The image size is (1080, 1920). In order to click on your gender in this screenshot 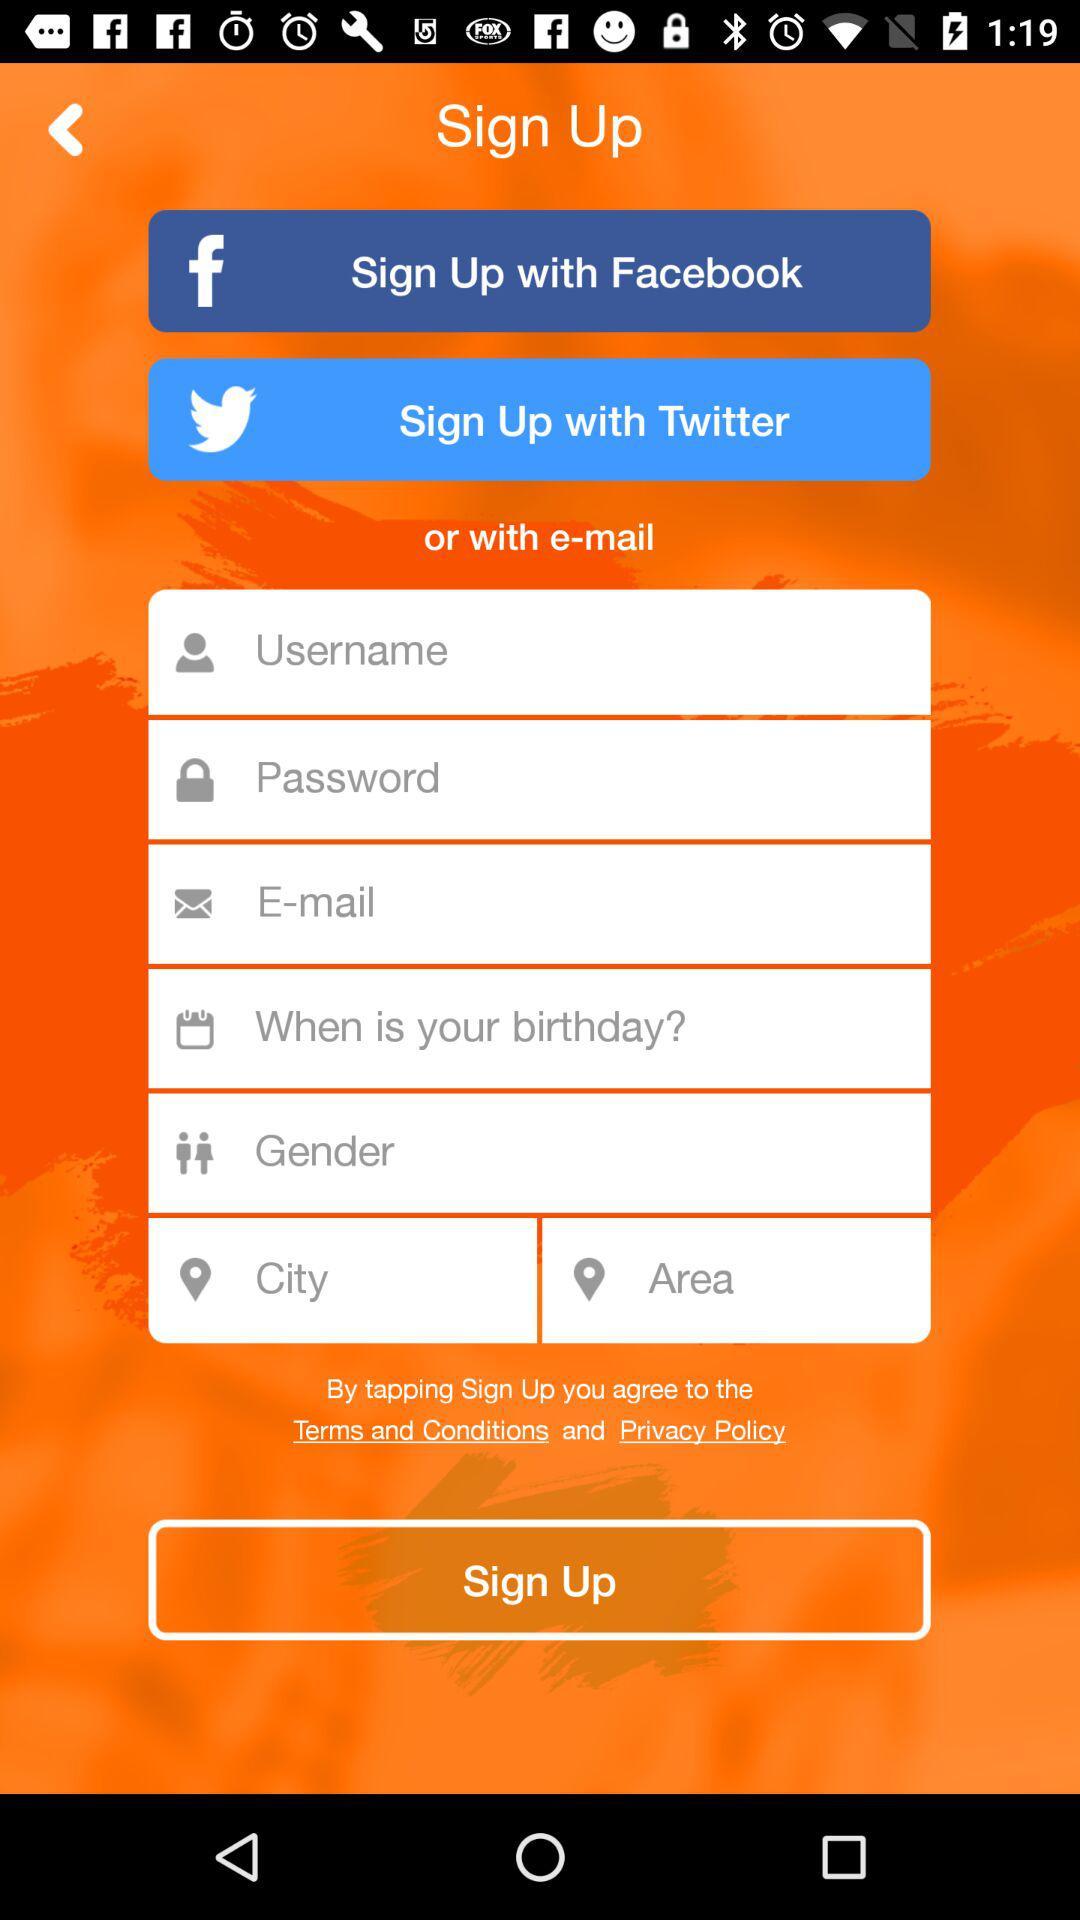, I will do `click(550, 1153)`.